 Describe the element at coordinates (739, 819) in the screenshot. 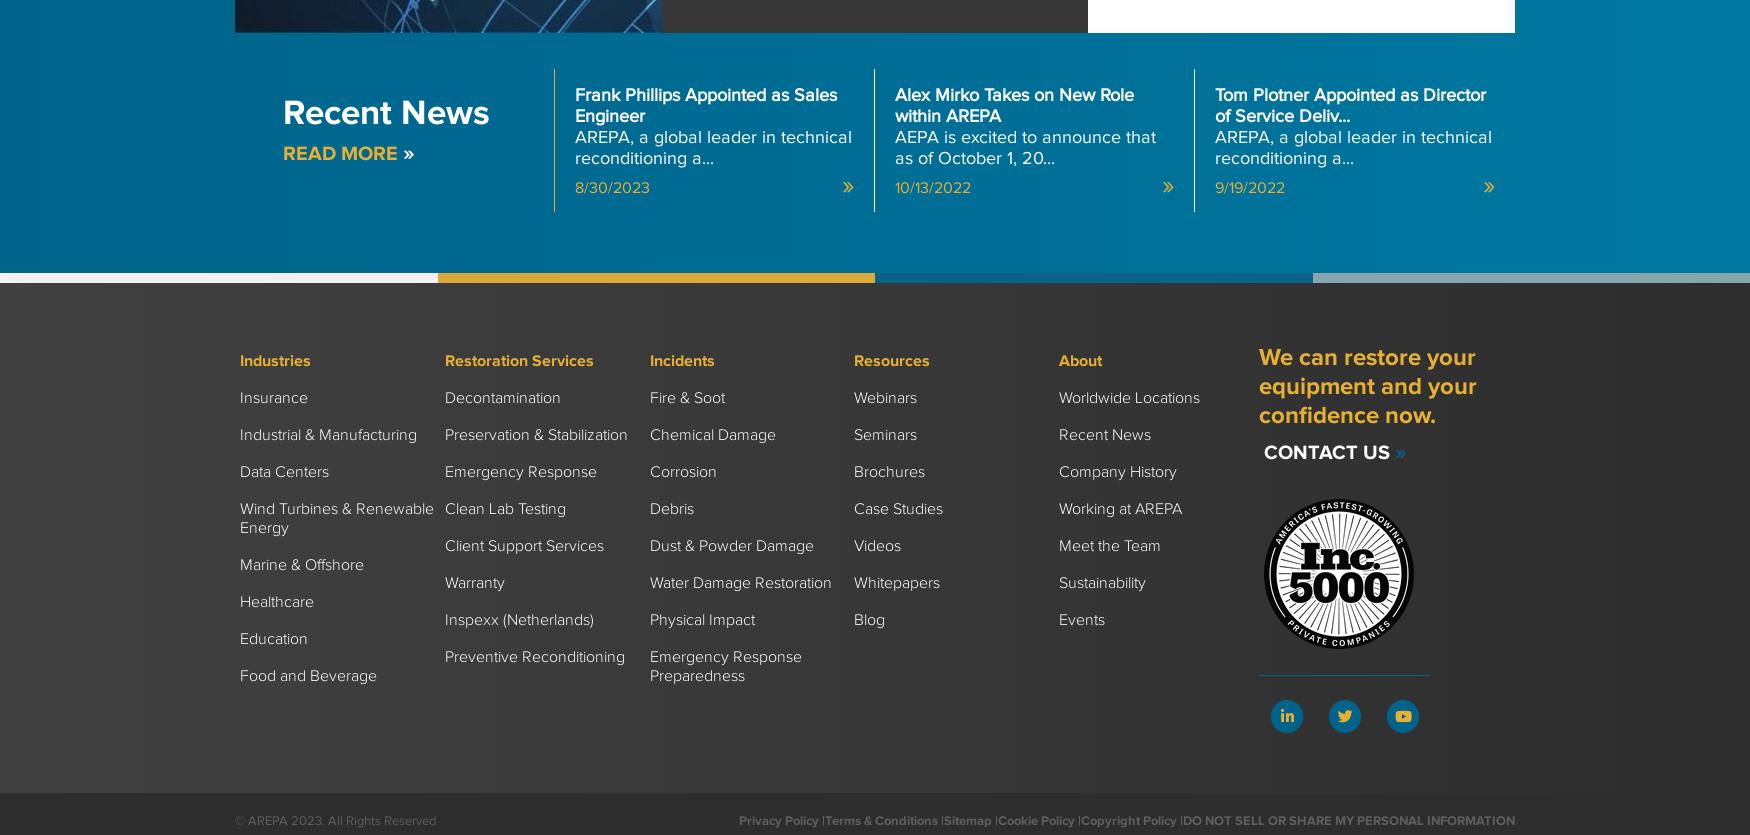

I see `'Privacy Policy'` at that location.